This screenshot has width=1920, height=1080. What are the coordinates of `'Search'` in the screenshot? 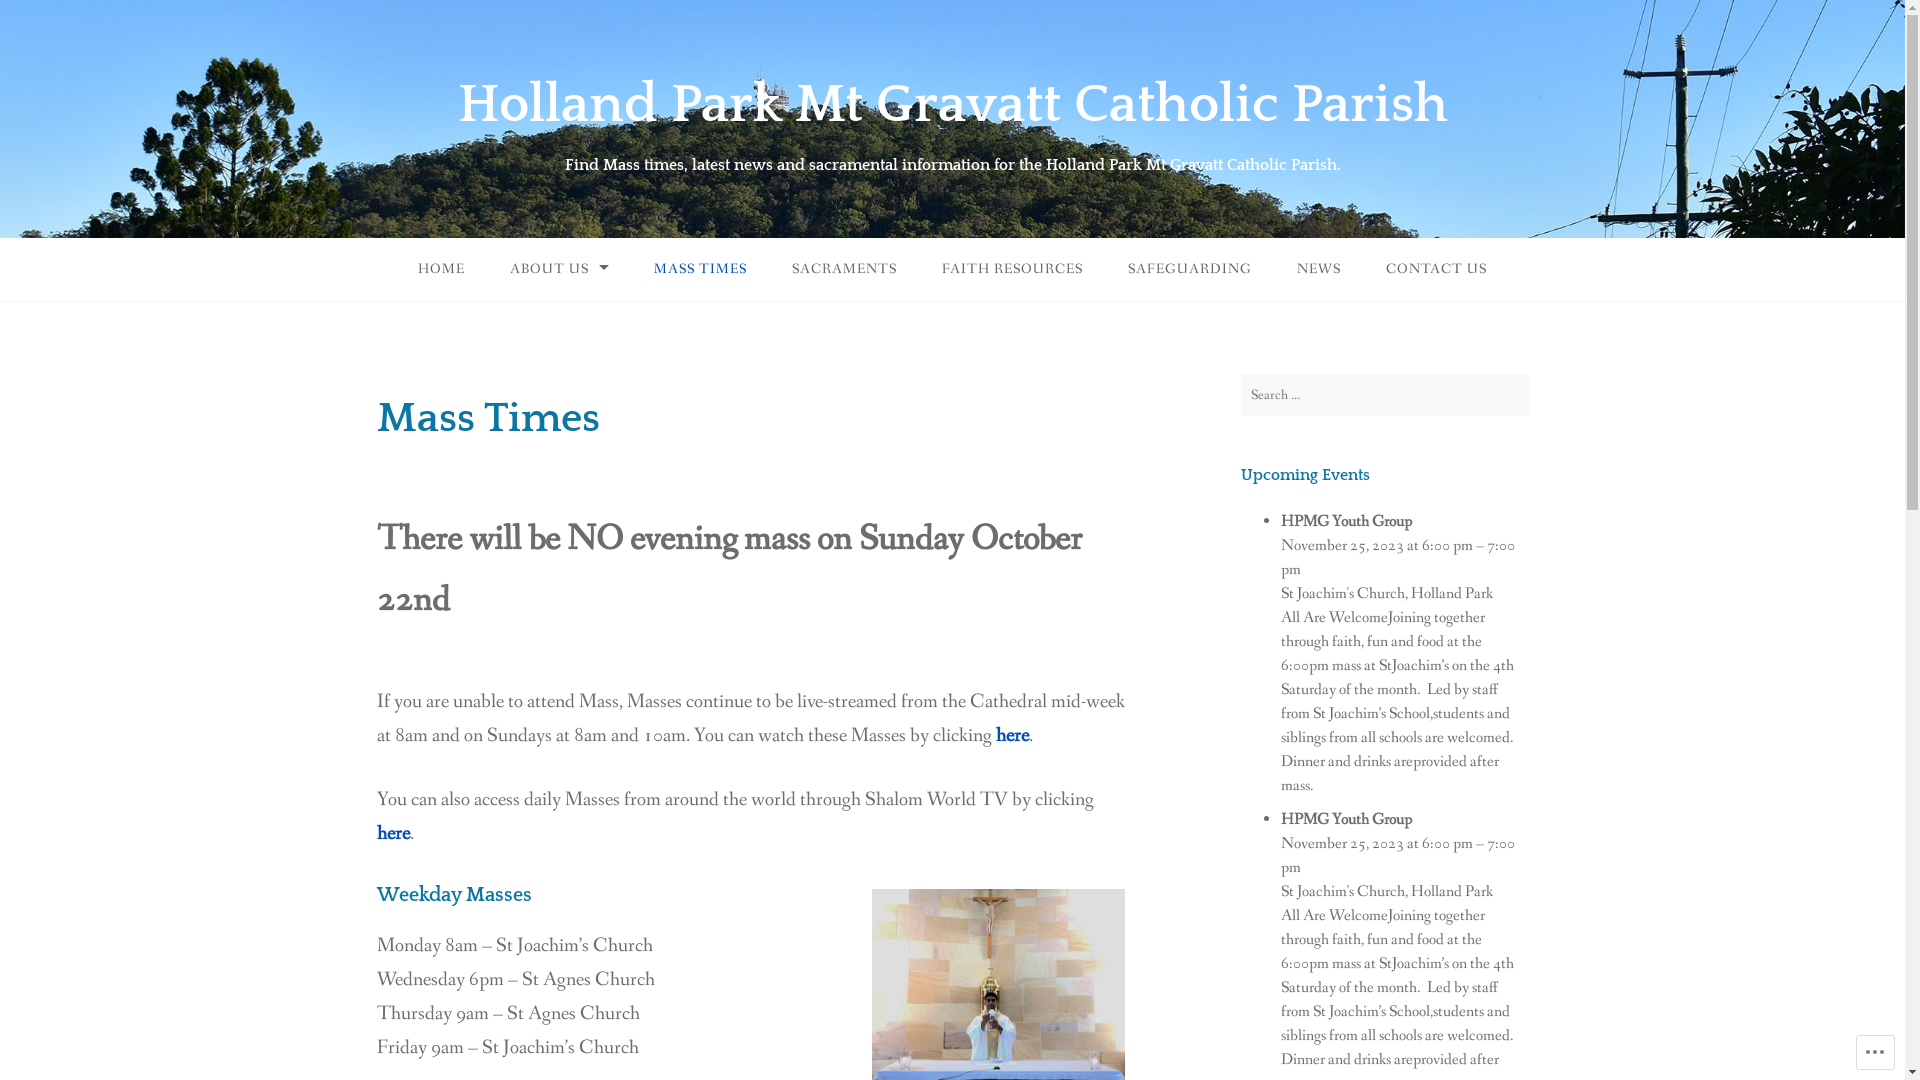 It's located at (35, 19).